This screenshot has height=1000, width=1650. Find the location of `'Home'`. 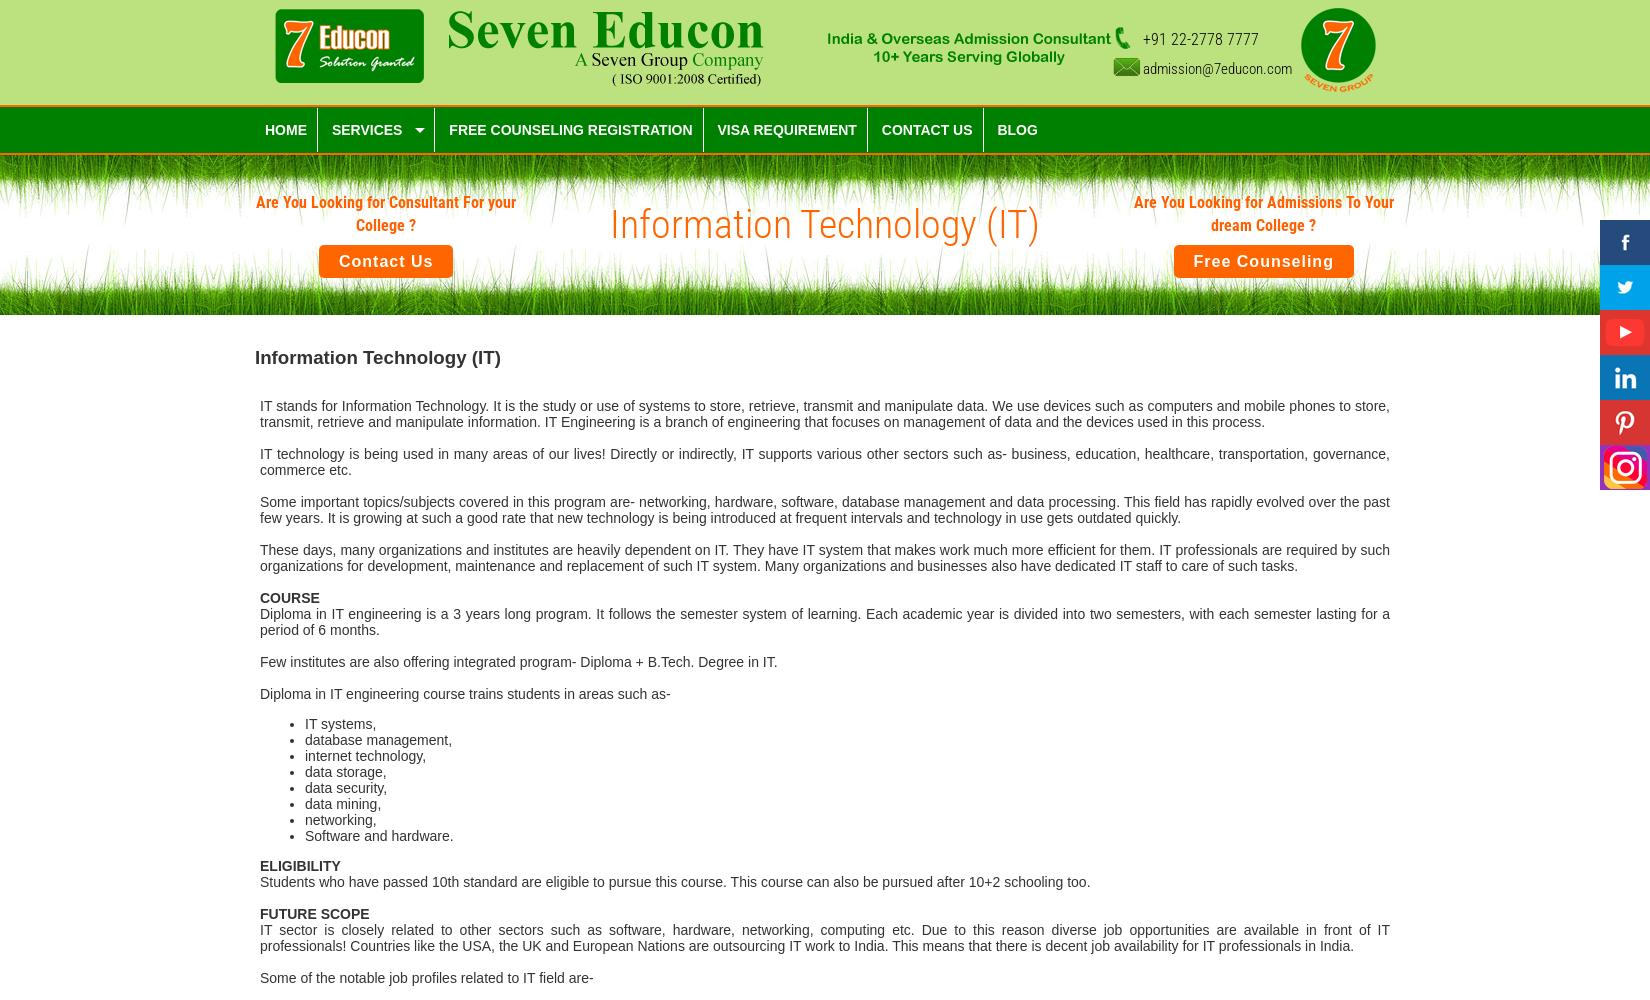

'Home' is located at coordinates (285, 130).